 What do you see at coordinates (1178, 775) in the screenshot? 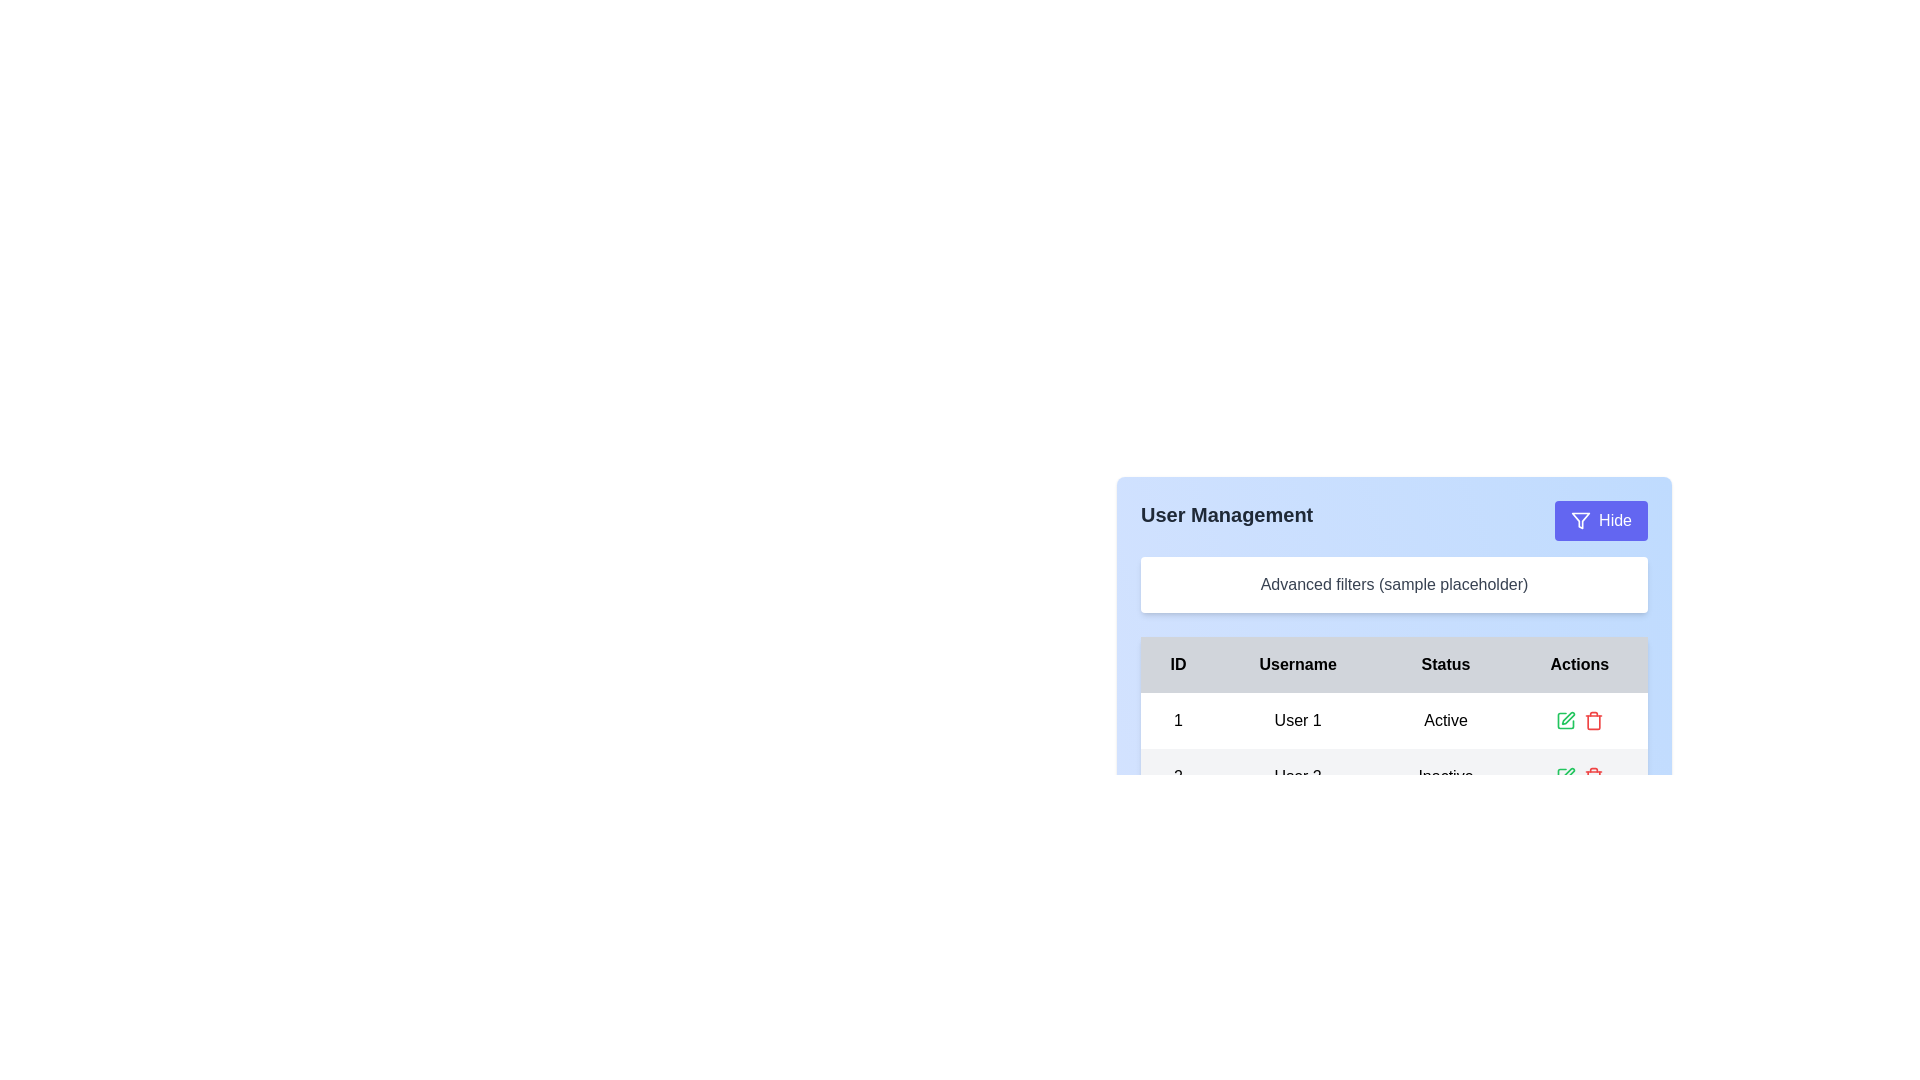
I see `the text field displaying the number '2' in the second row of the 'ID' column within the user management table` at bounding box center [1178, 775].